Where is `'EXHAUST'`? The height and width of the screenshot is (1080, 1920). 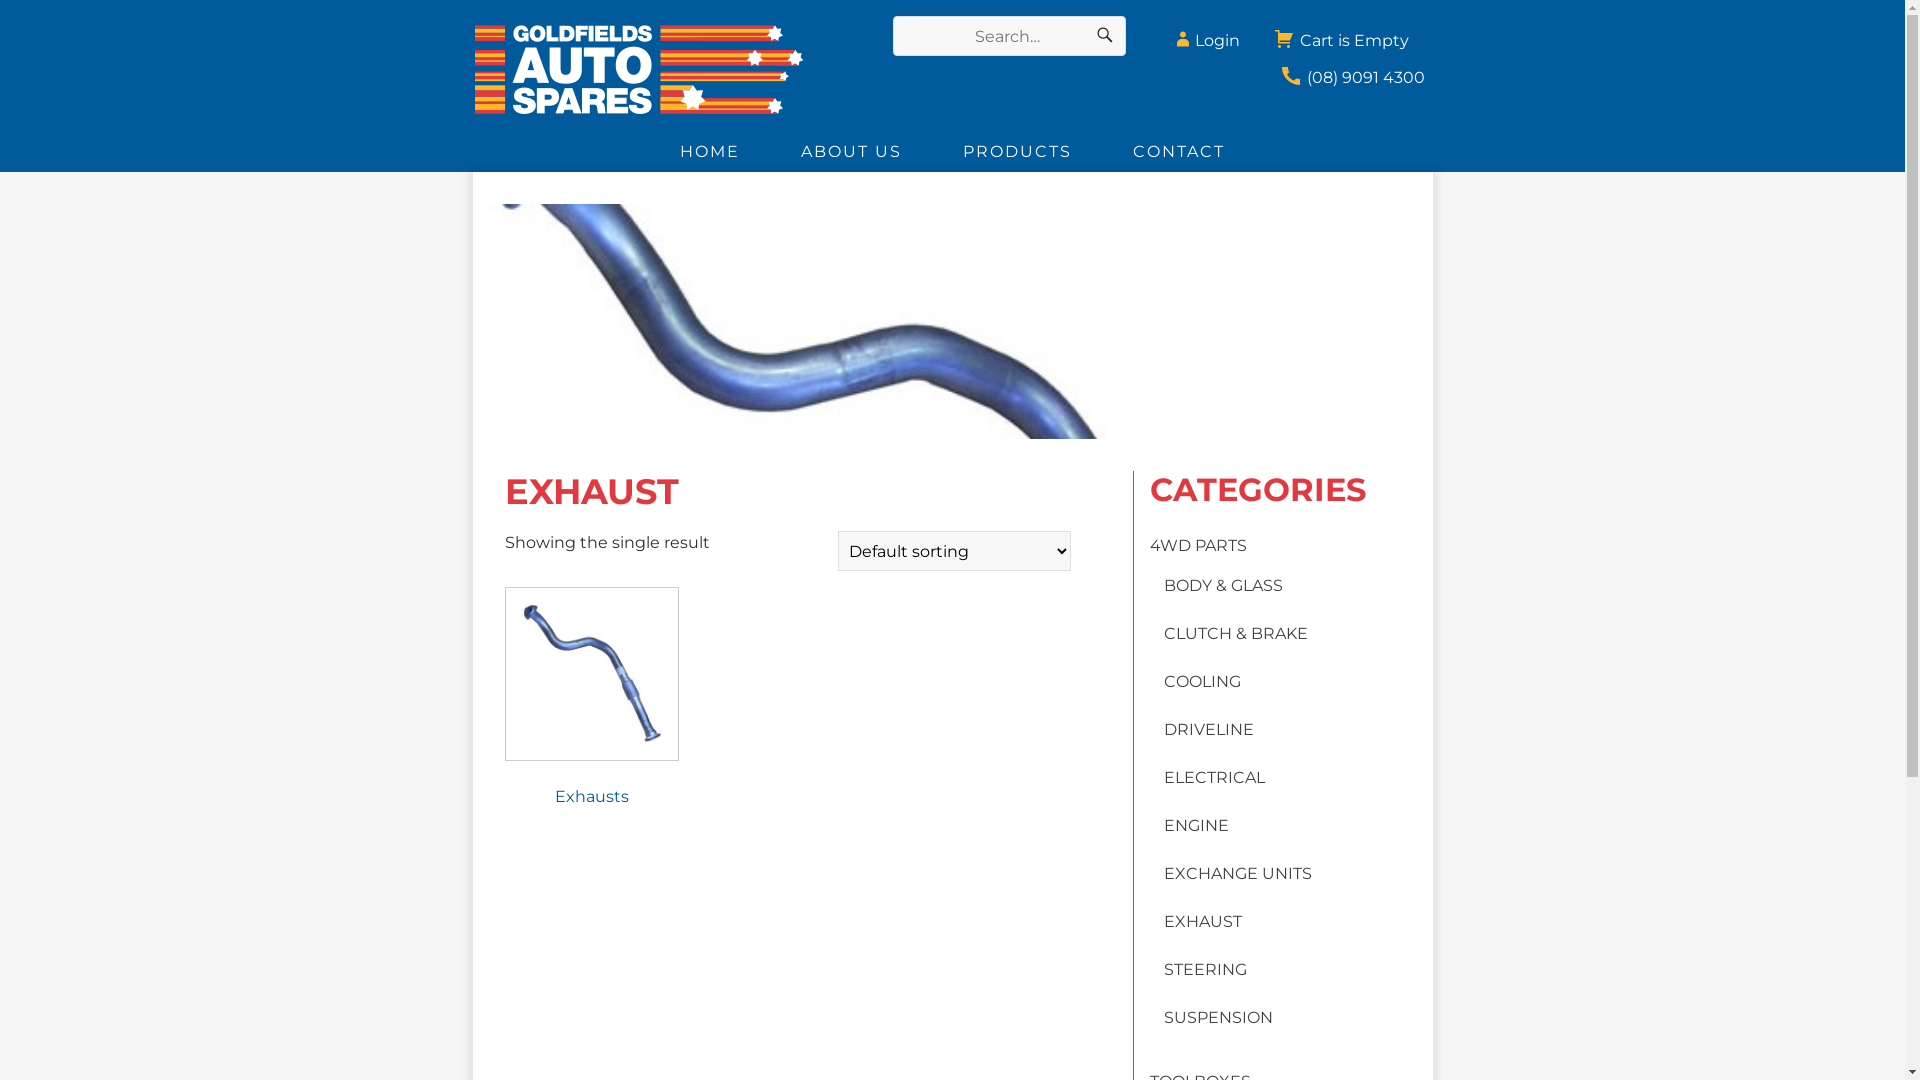 'EXHAUST' is located at coordinates (1202, 921).